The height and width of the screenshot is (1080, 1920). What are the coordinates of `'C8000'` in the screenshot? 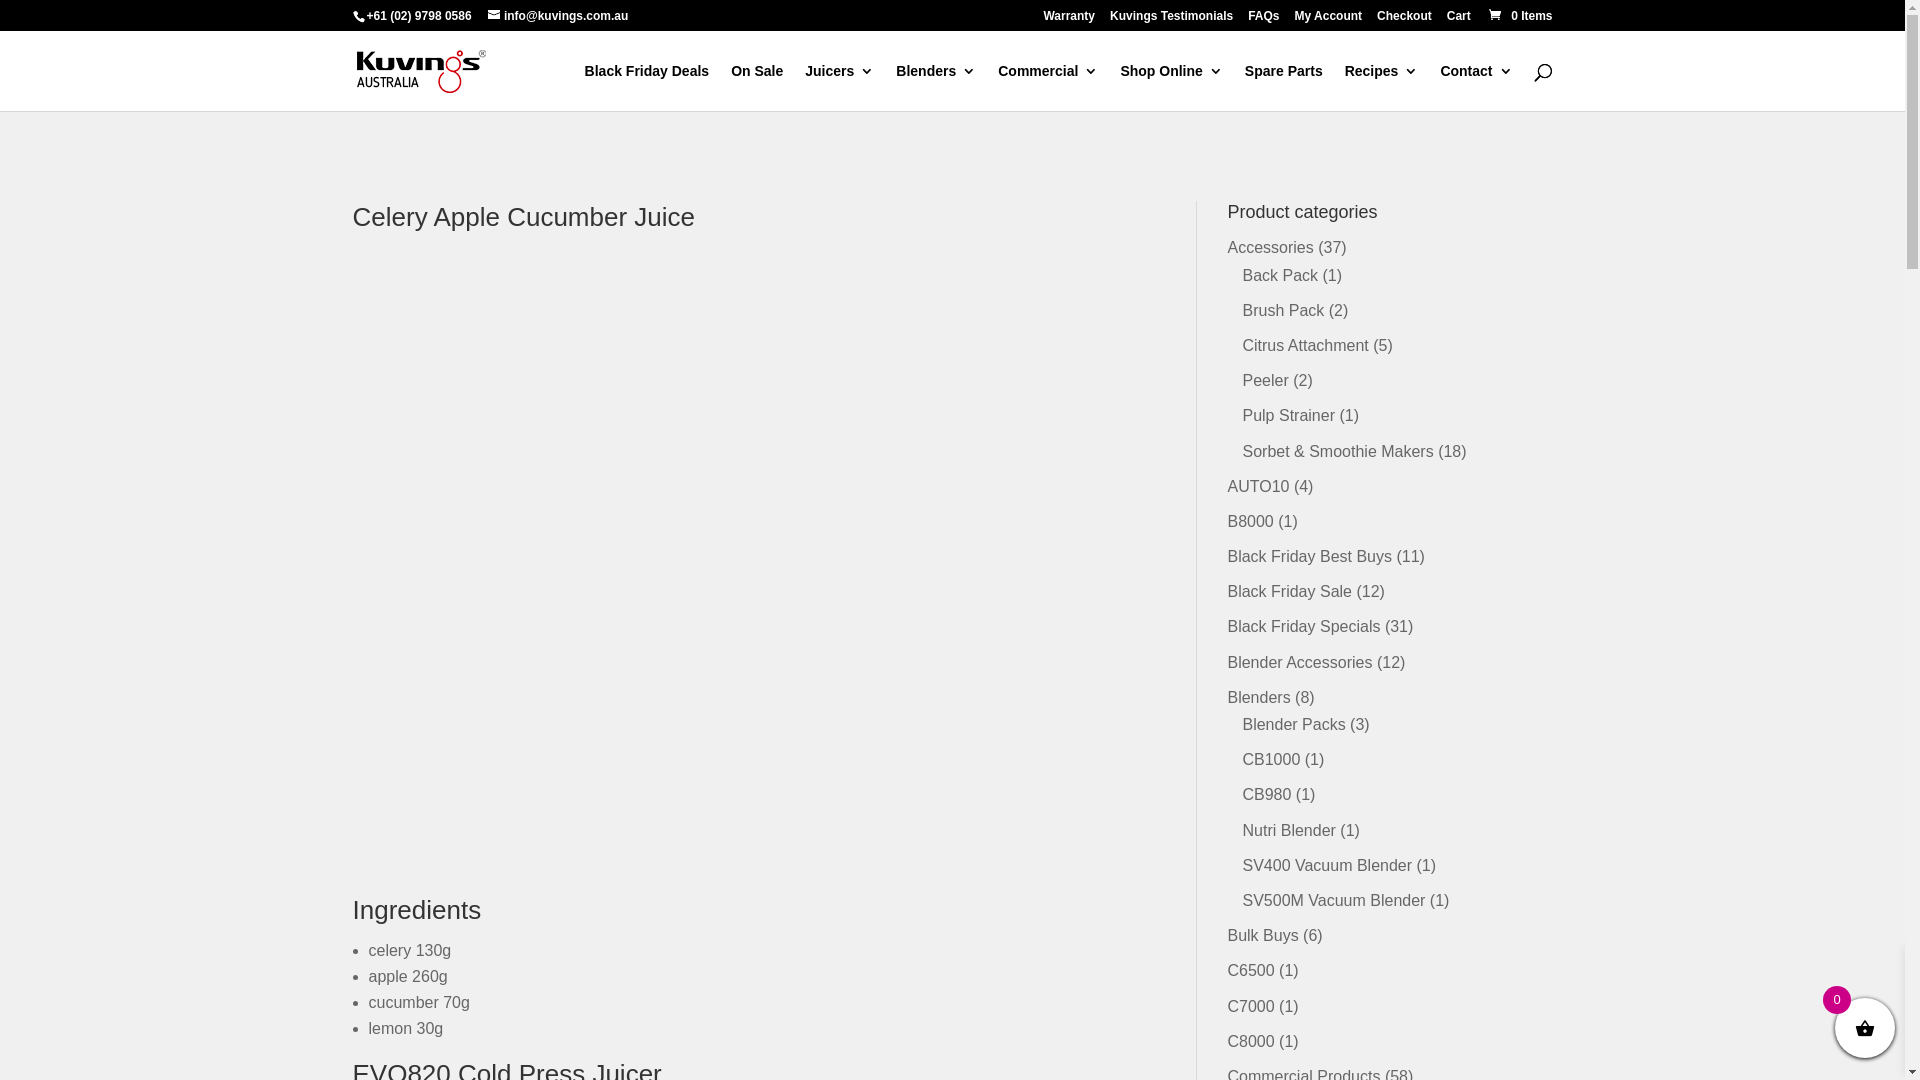 It's located at (1249, 1040).